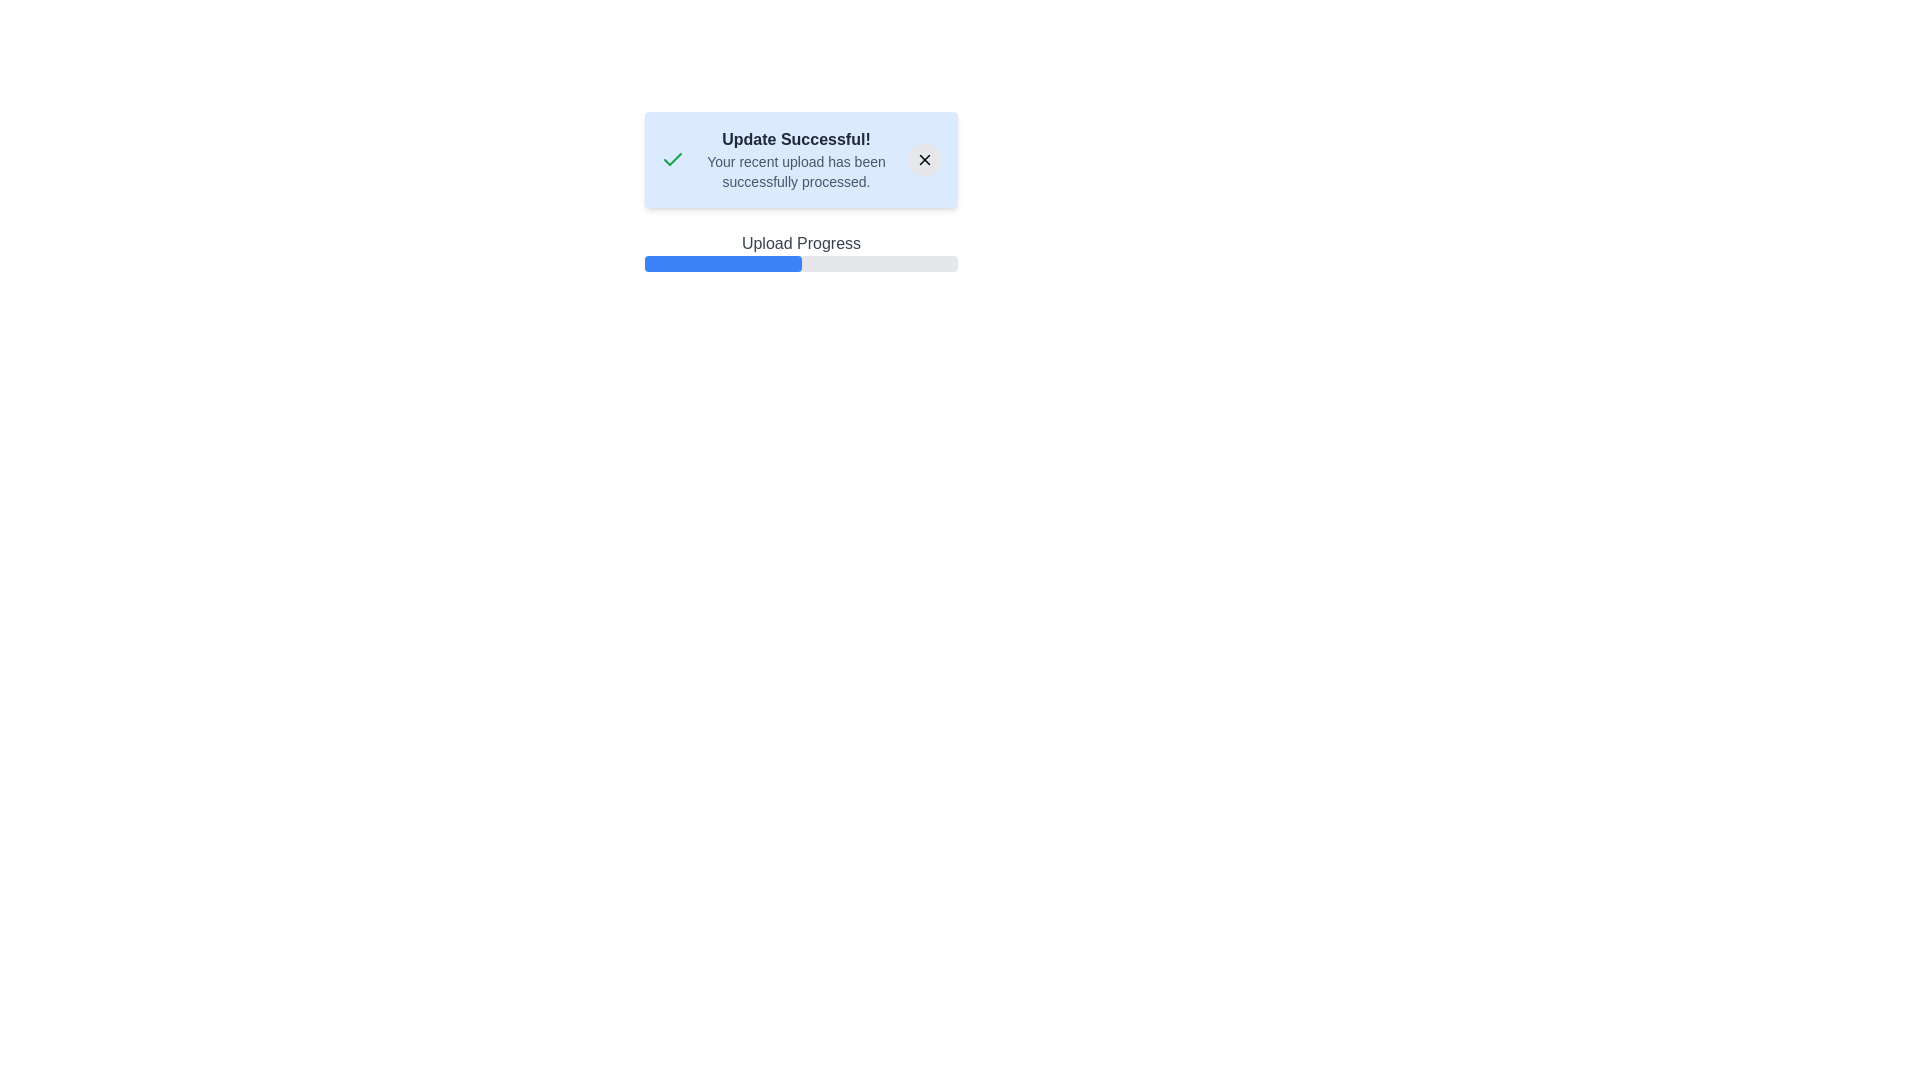  Describe the element at coordinates (924, 158) in the screenshot. I see `the close button to dismiss the alert` at that location.